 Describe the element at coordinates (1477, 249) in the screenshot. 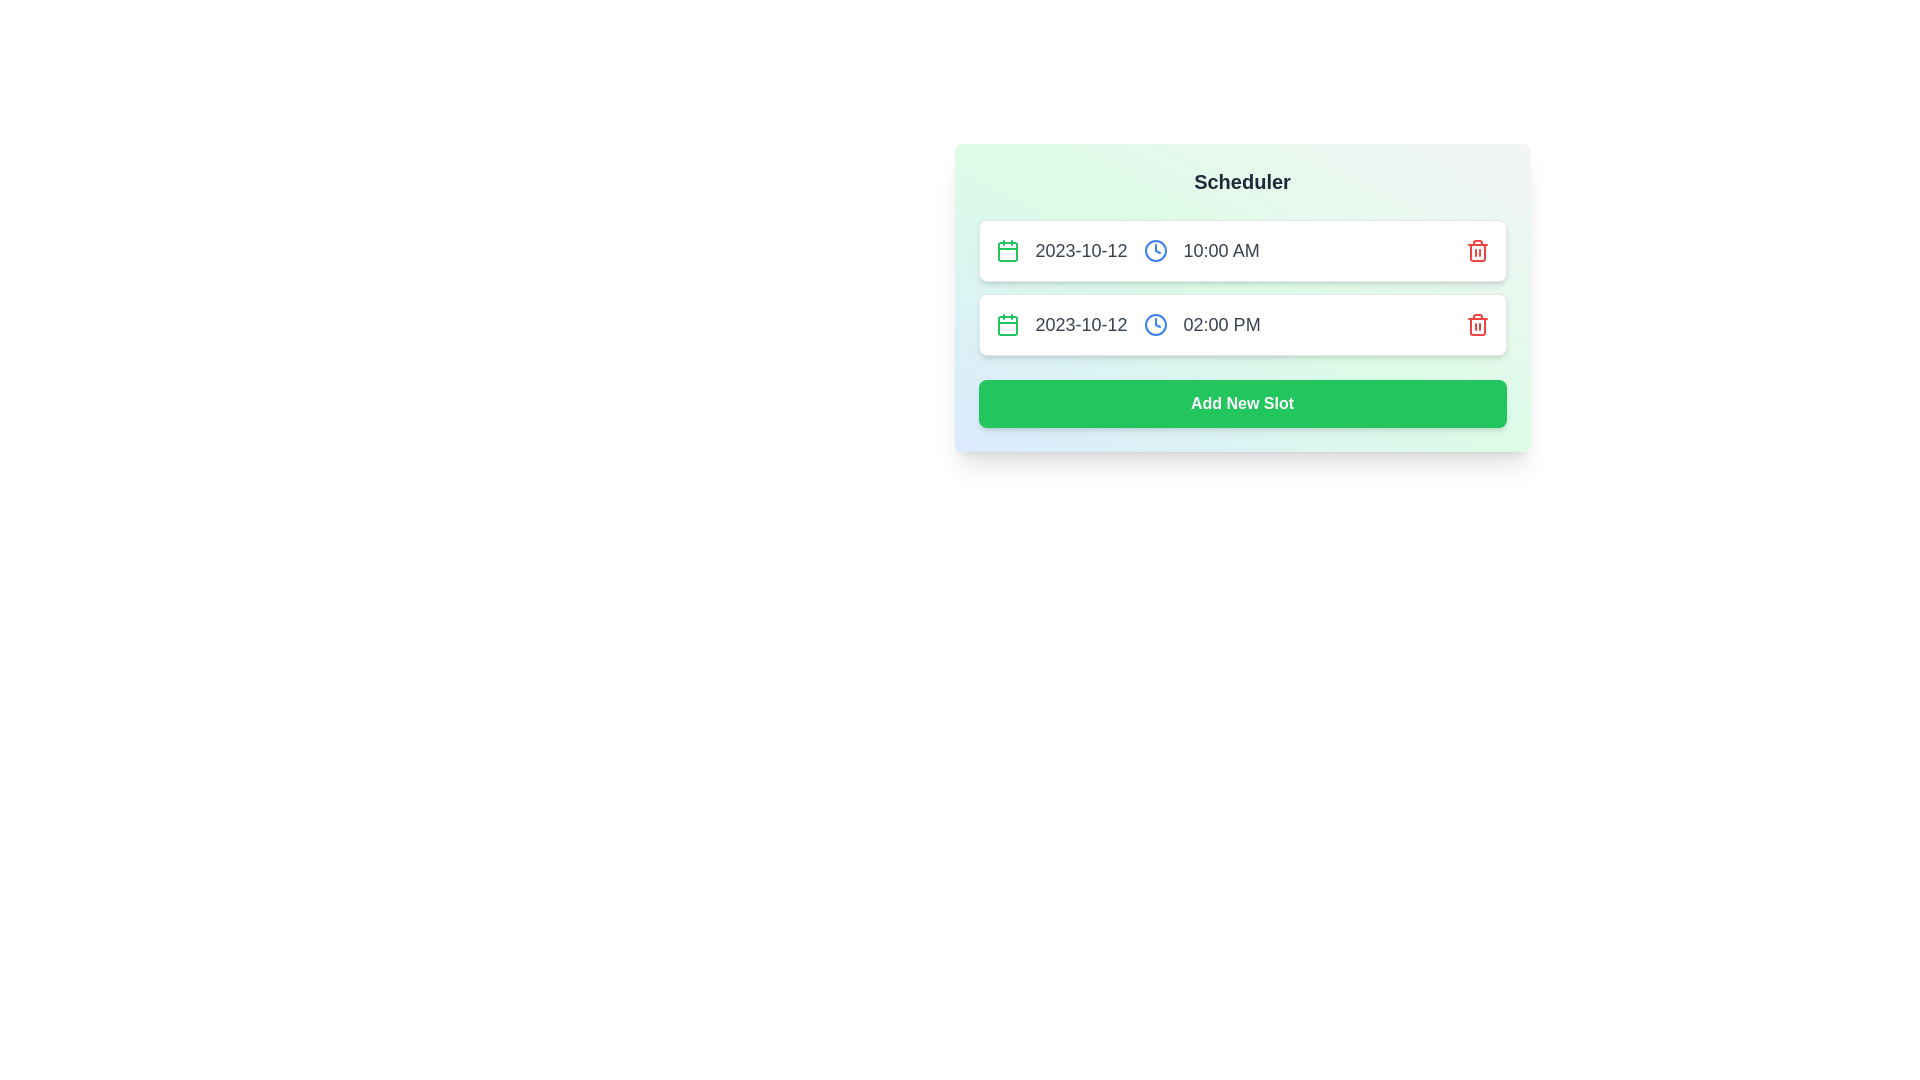

I see `the trash icon for the slot with date 2023-10-12 and time 10:00 AM` at that location.